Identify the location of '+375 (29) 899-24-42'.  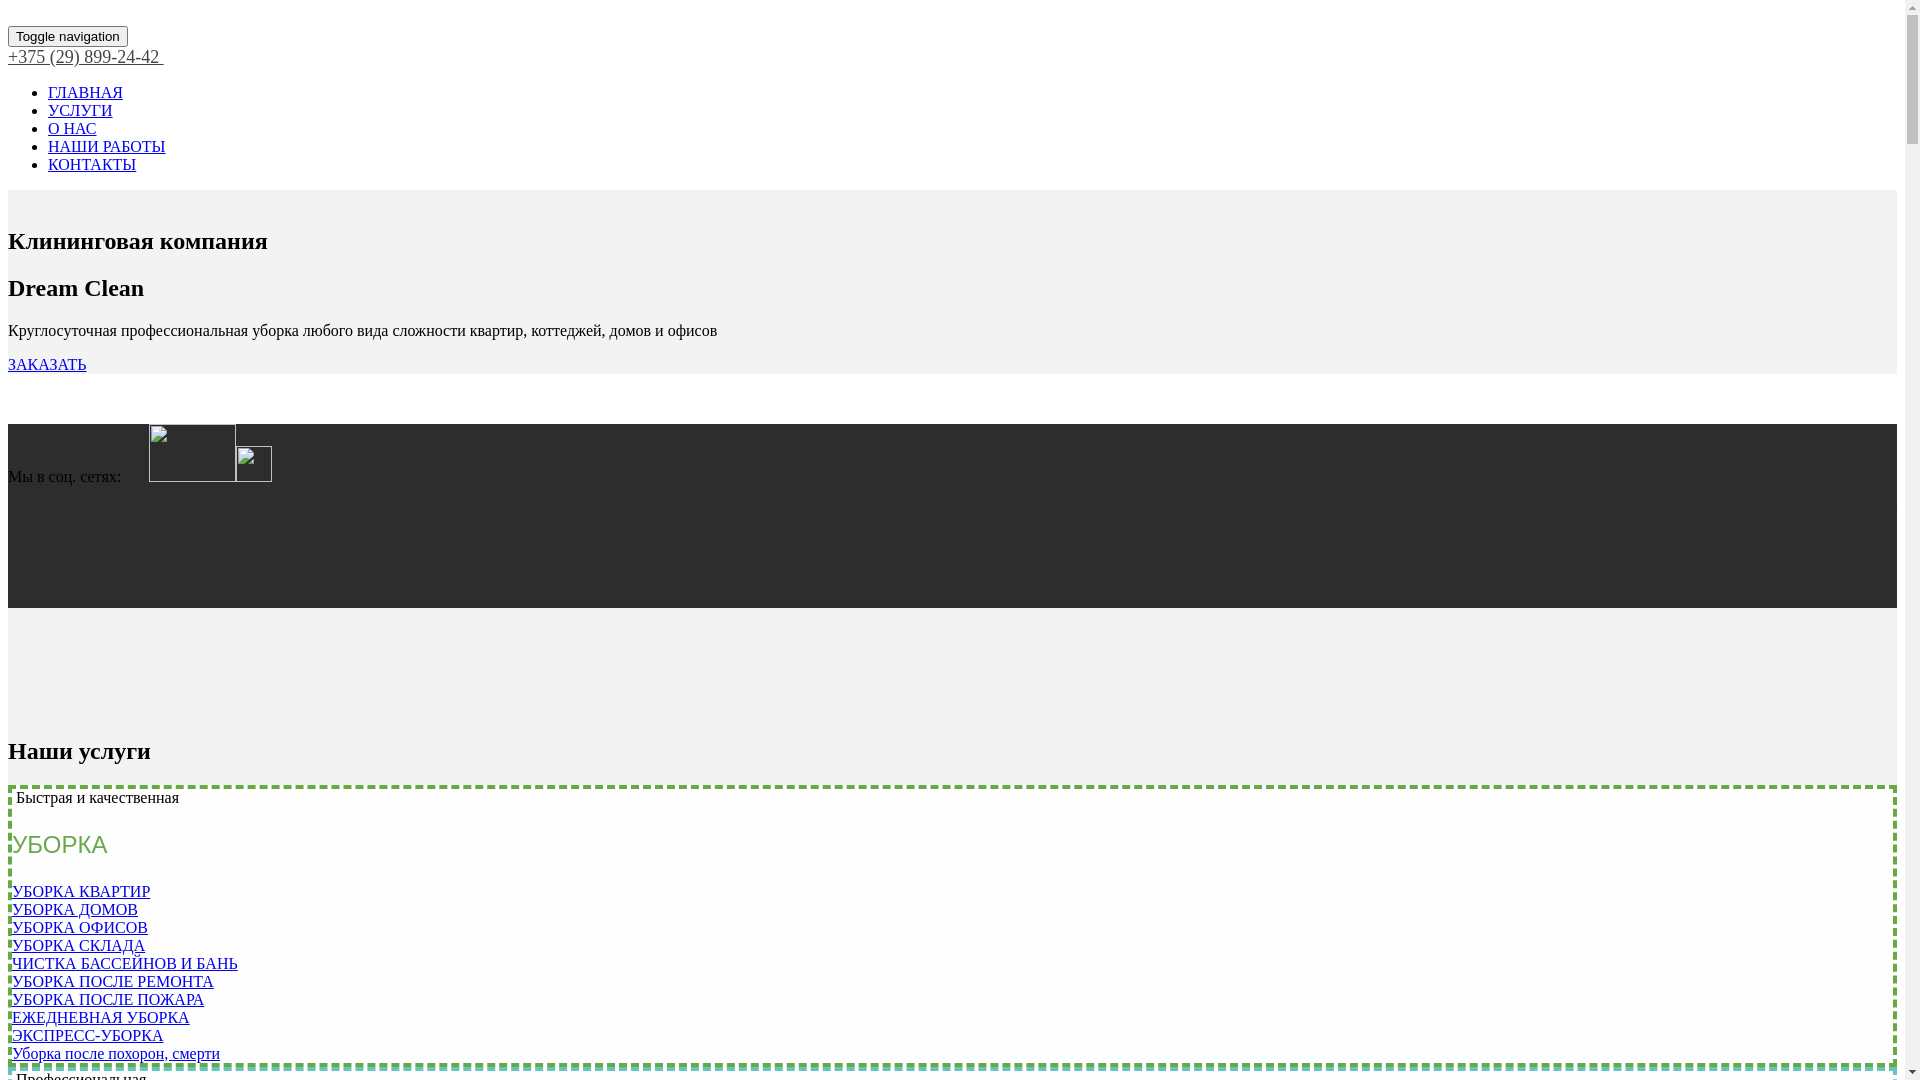
(8, 56).